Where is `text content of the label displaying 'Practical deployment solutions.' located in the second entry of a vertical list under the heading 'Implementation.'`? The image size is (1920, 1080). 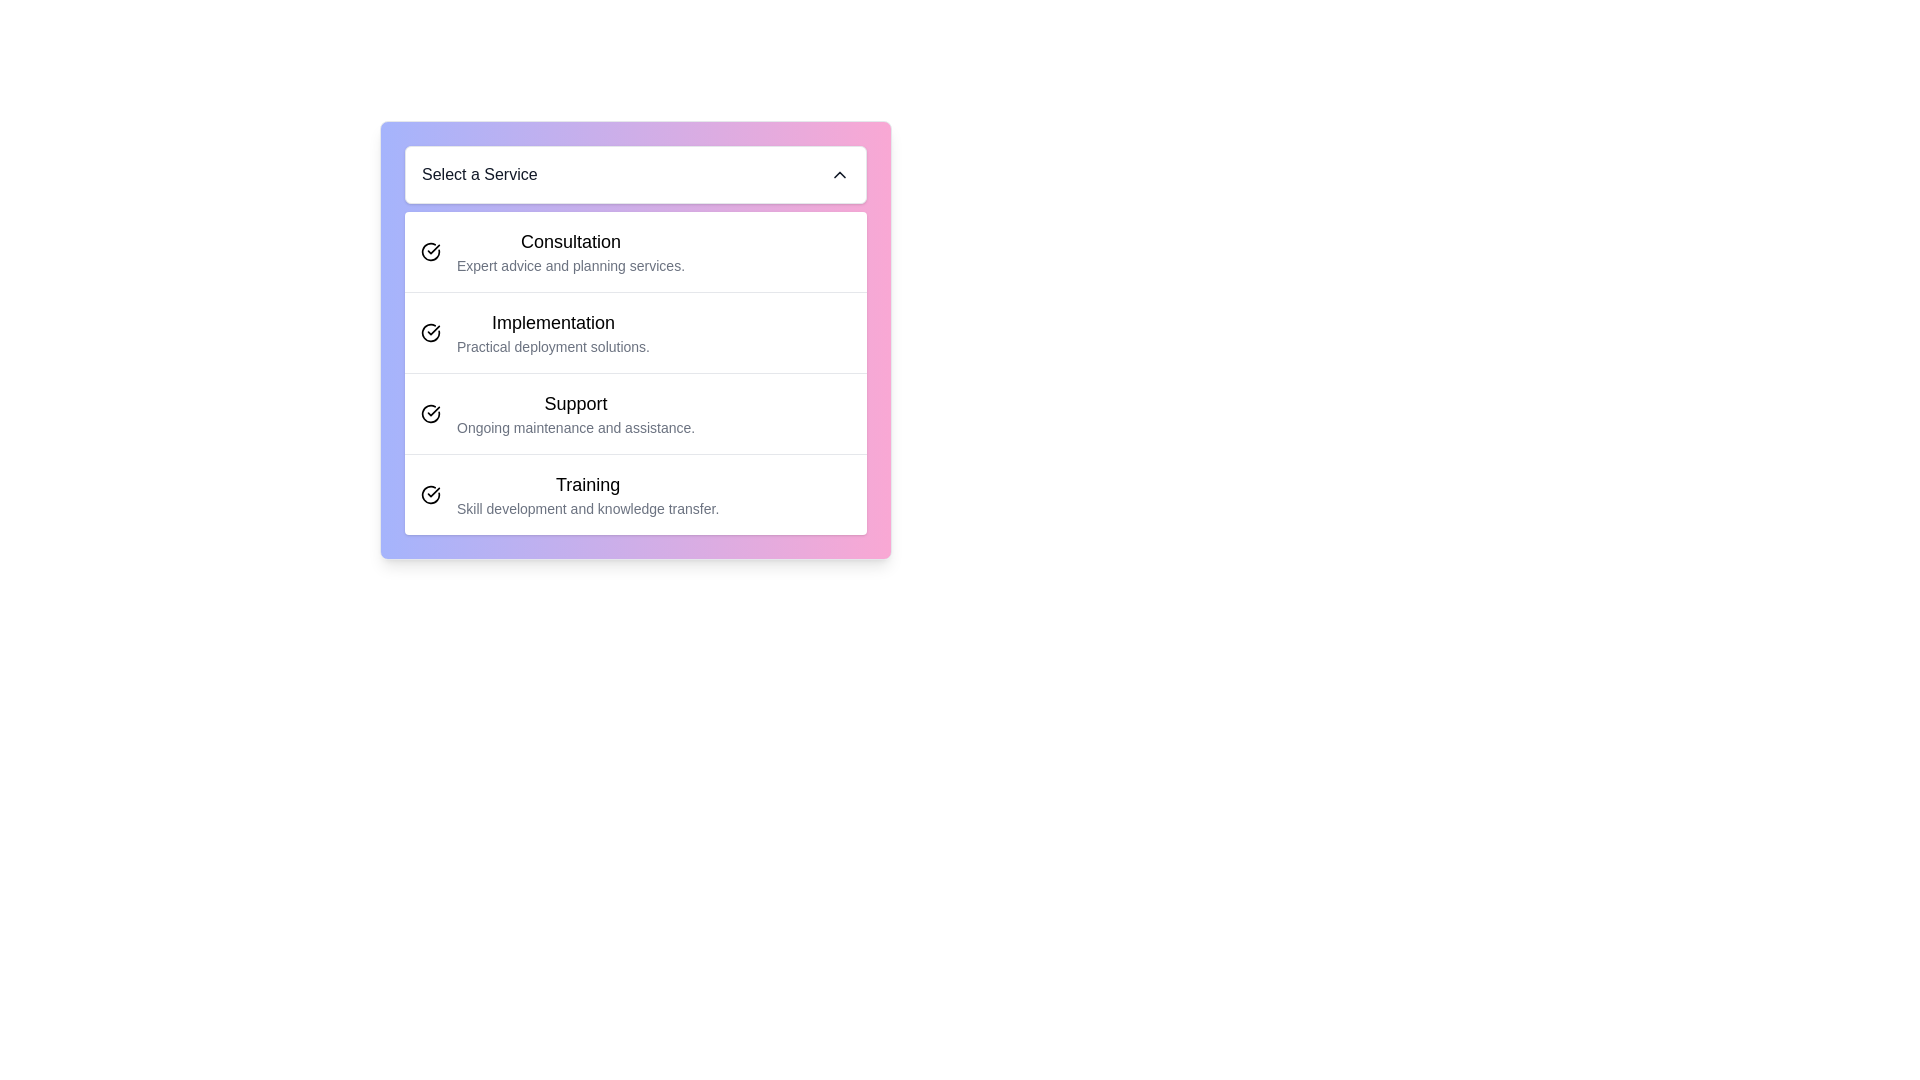
text content of the label displaying 'Practical deployment solutions.' located in the second entry of a vertical list under the heading 'Implementation.' is located at coordinates (553, 346).